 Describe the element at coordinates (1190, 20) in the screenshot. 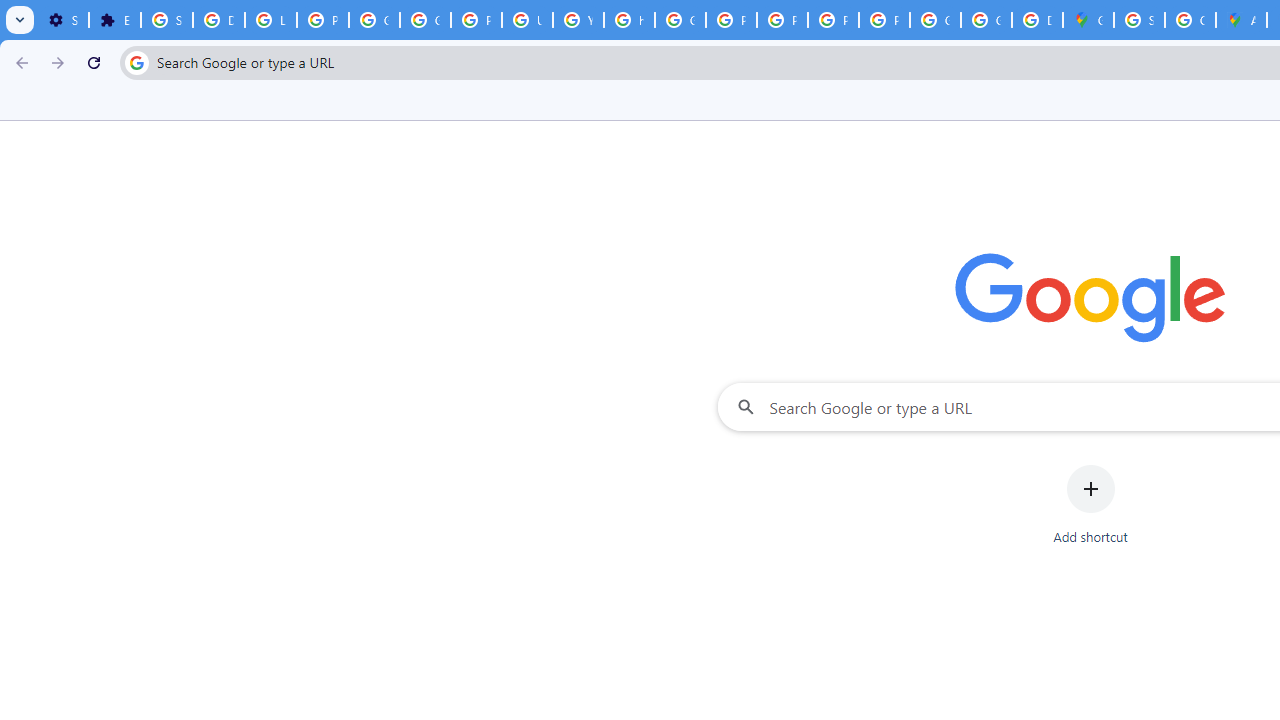

I see `'Create your Google Account'` at that location.